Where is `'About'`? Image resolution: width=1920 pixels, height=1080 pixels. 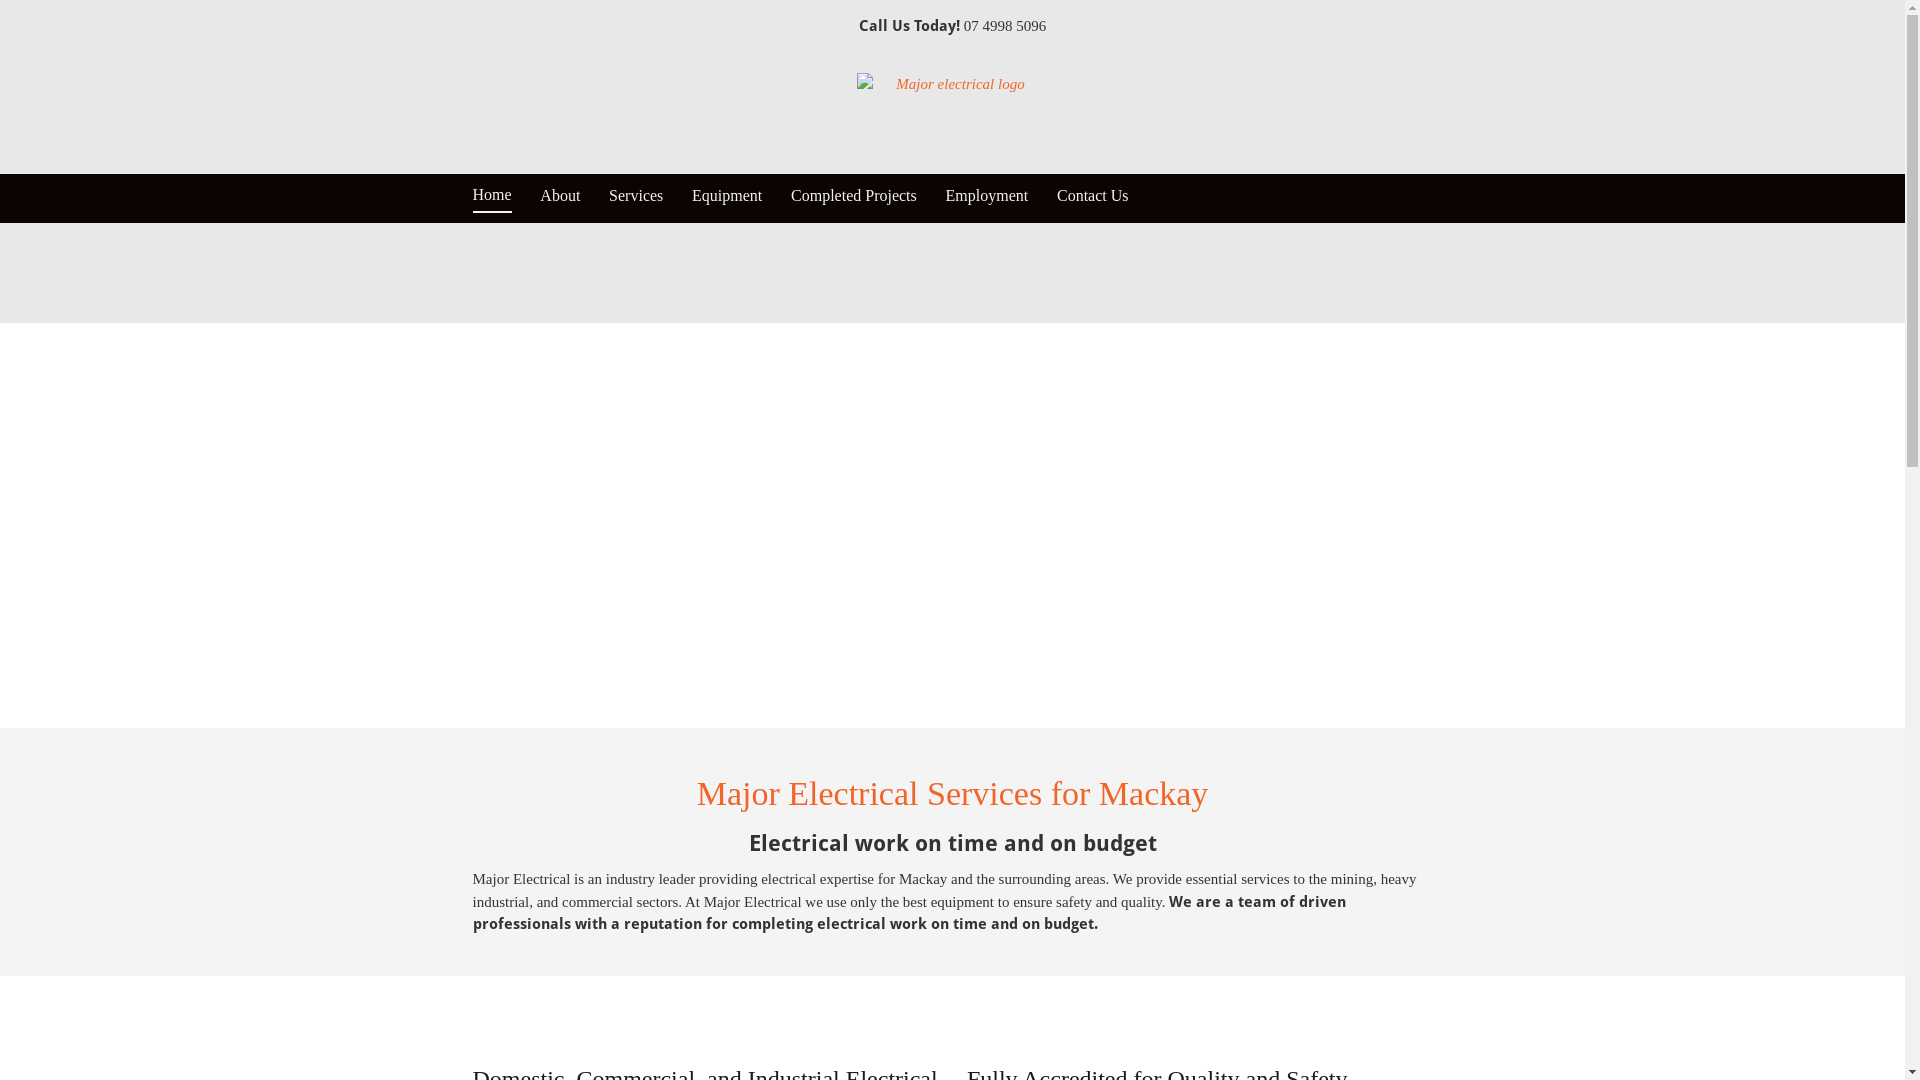
'About' is located at coordinates (560, 197).